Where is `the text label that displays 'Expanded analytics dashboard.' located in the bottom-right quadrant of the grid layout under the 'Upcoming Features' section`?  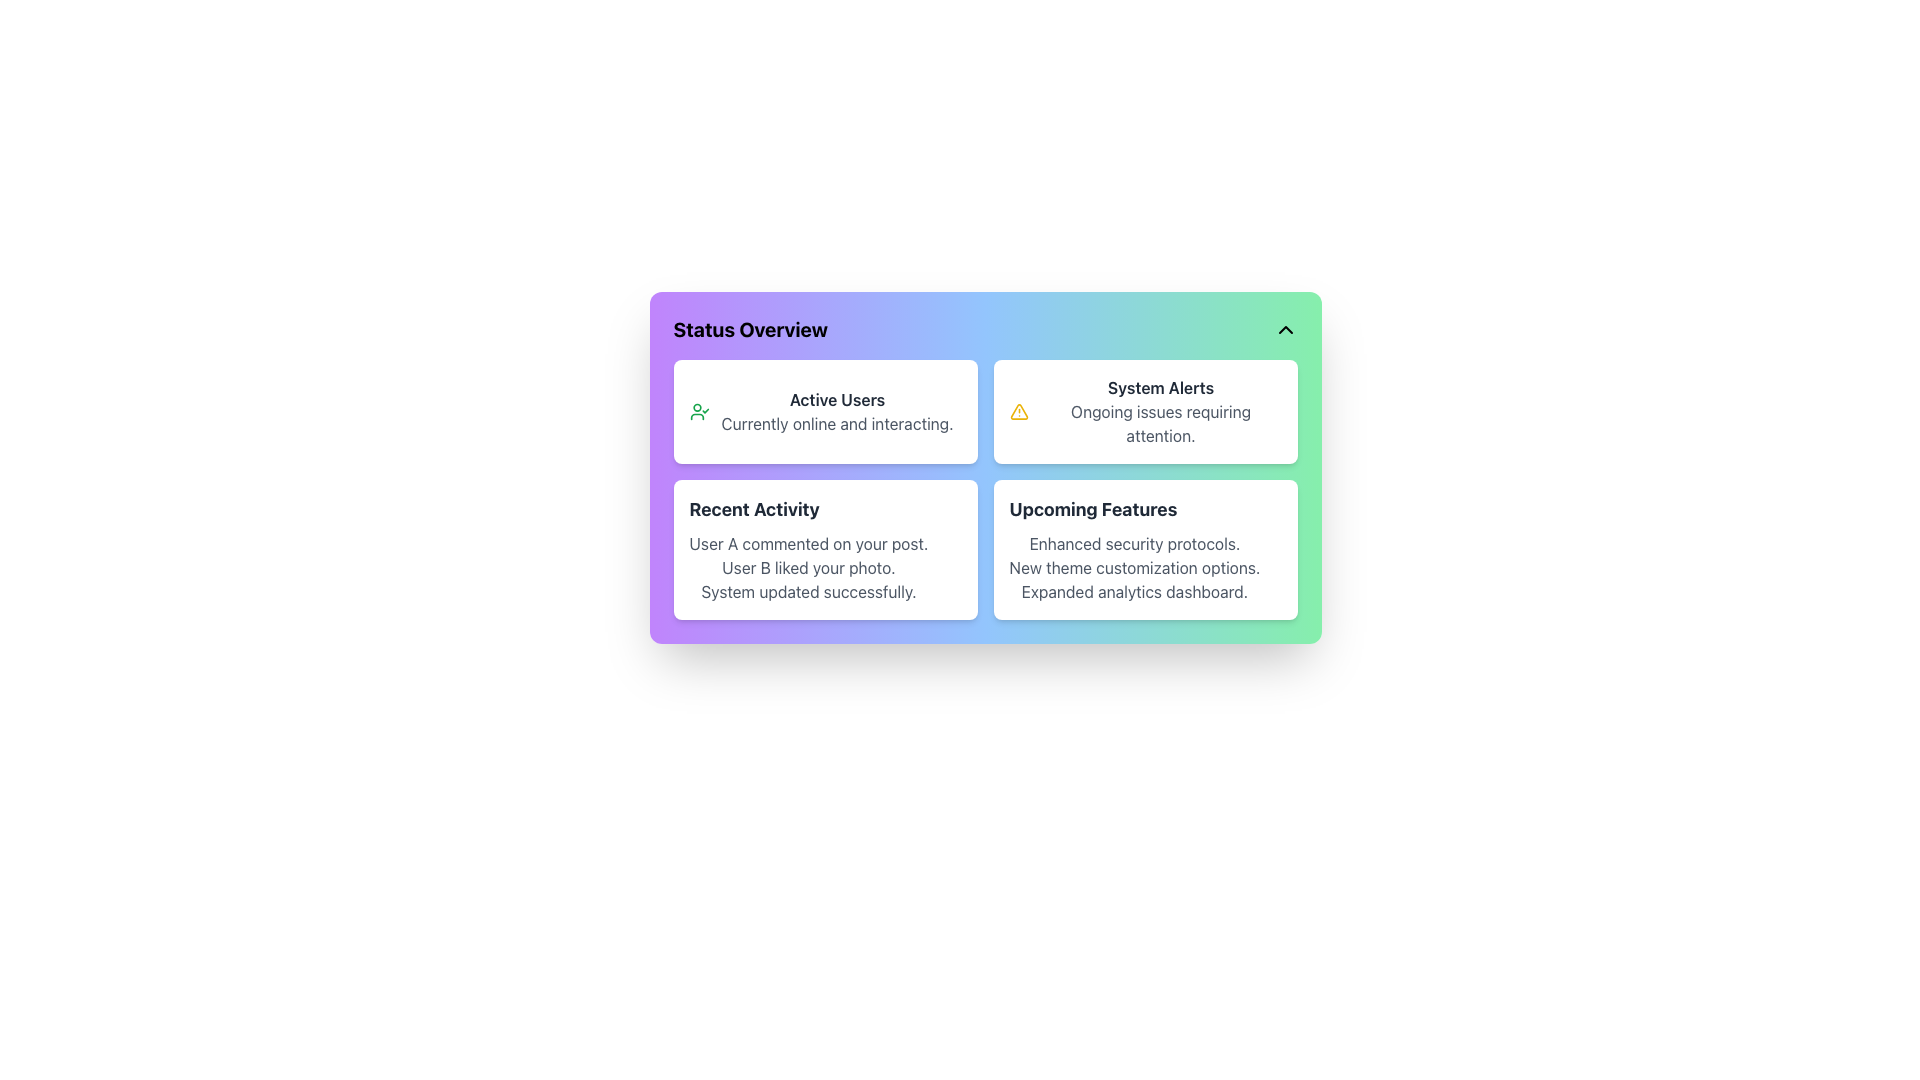
the text label that displays 'Expanded analytics dashboard.' located in the bottom-right quadrant of the grid layout under the 'Upcoming Features' section is located at coordinates (1134, 590).